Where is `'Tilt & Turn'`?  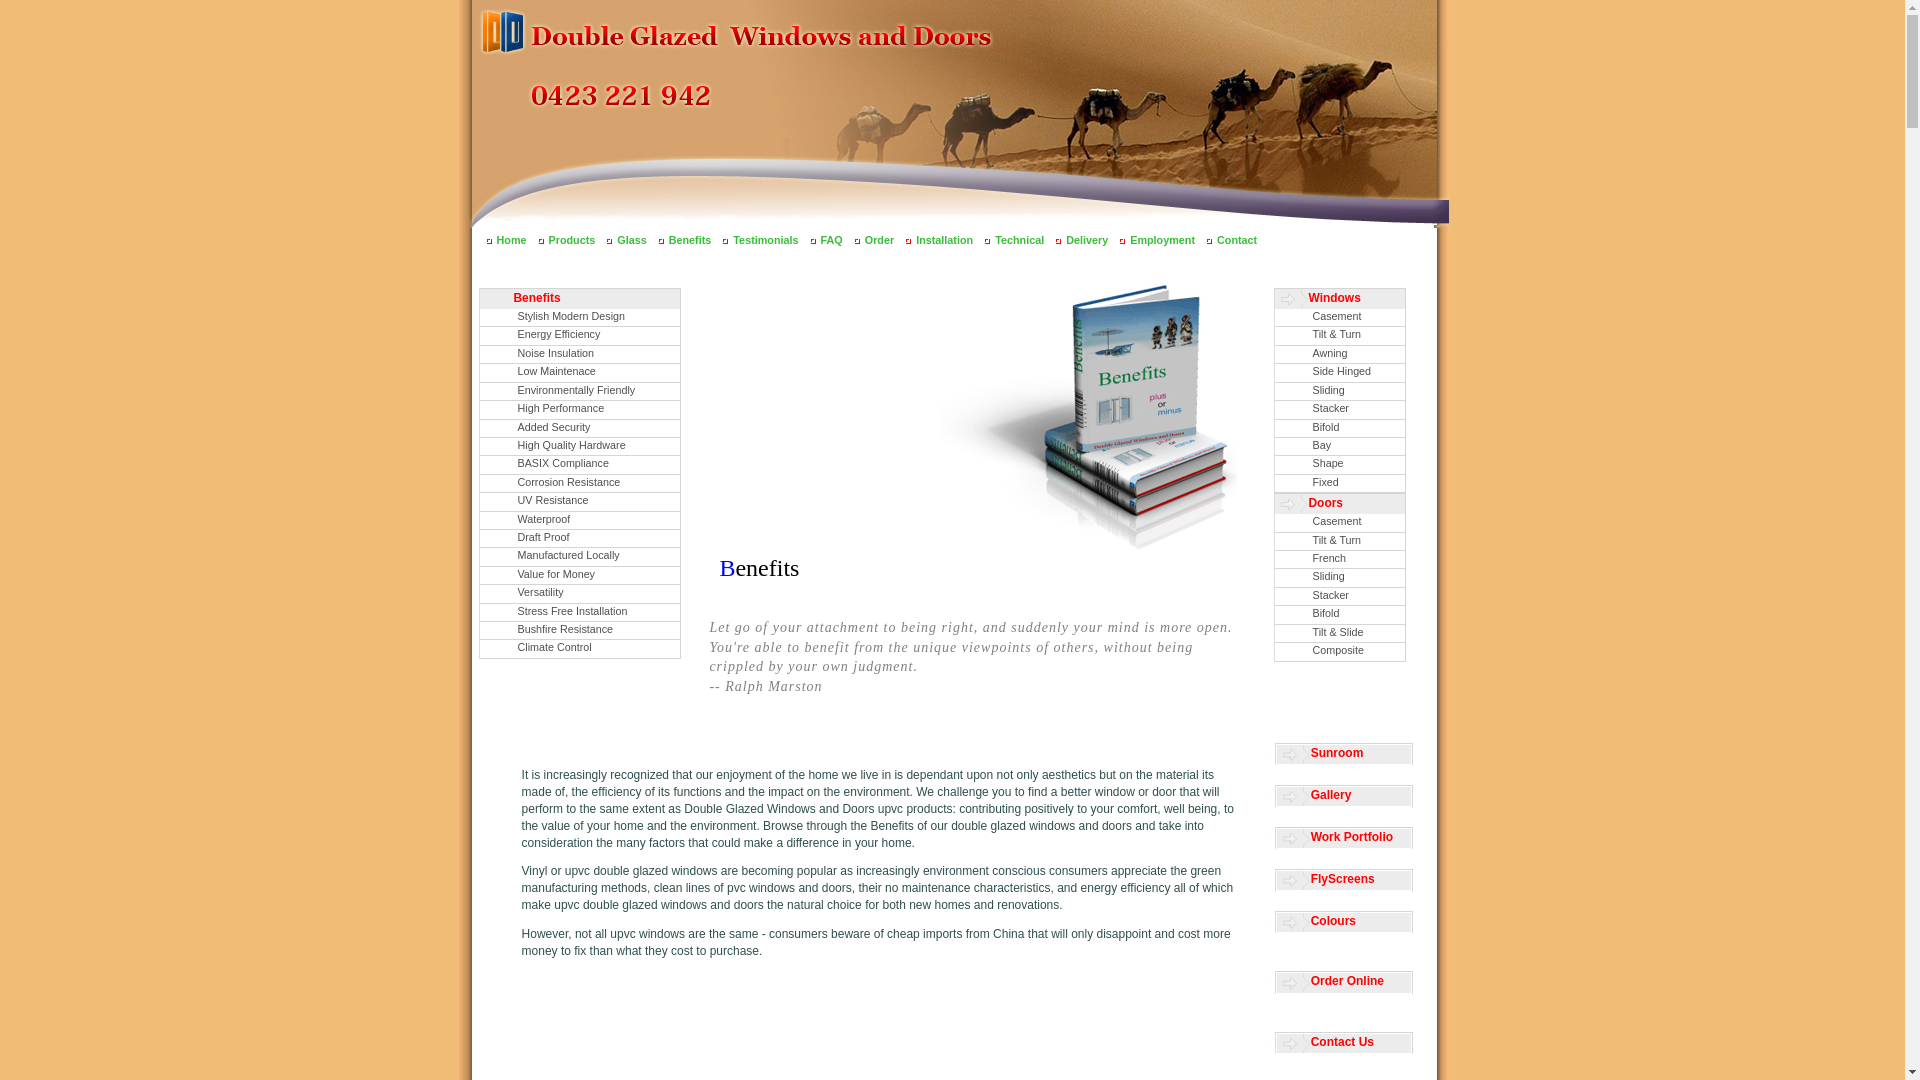 'Tilt & Turn' is located at coordinates (1339, 334).